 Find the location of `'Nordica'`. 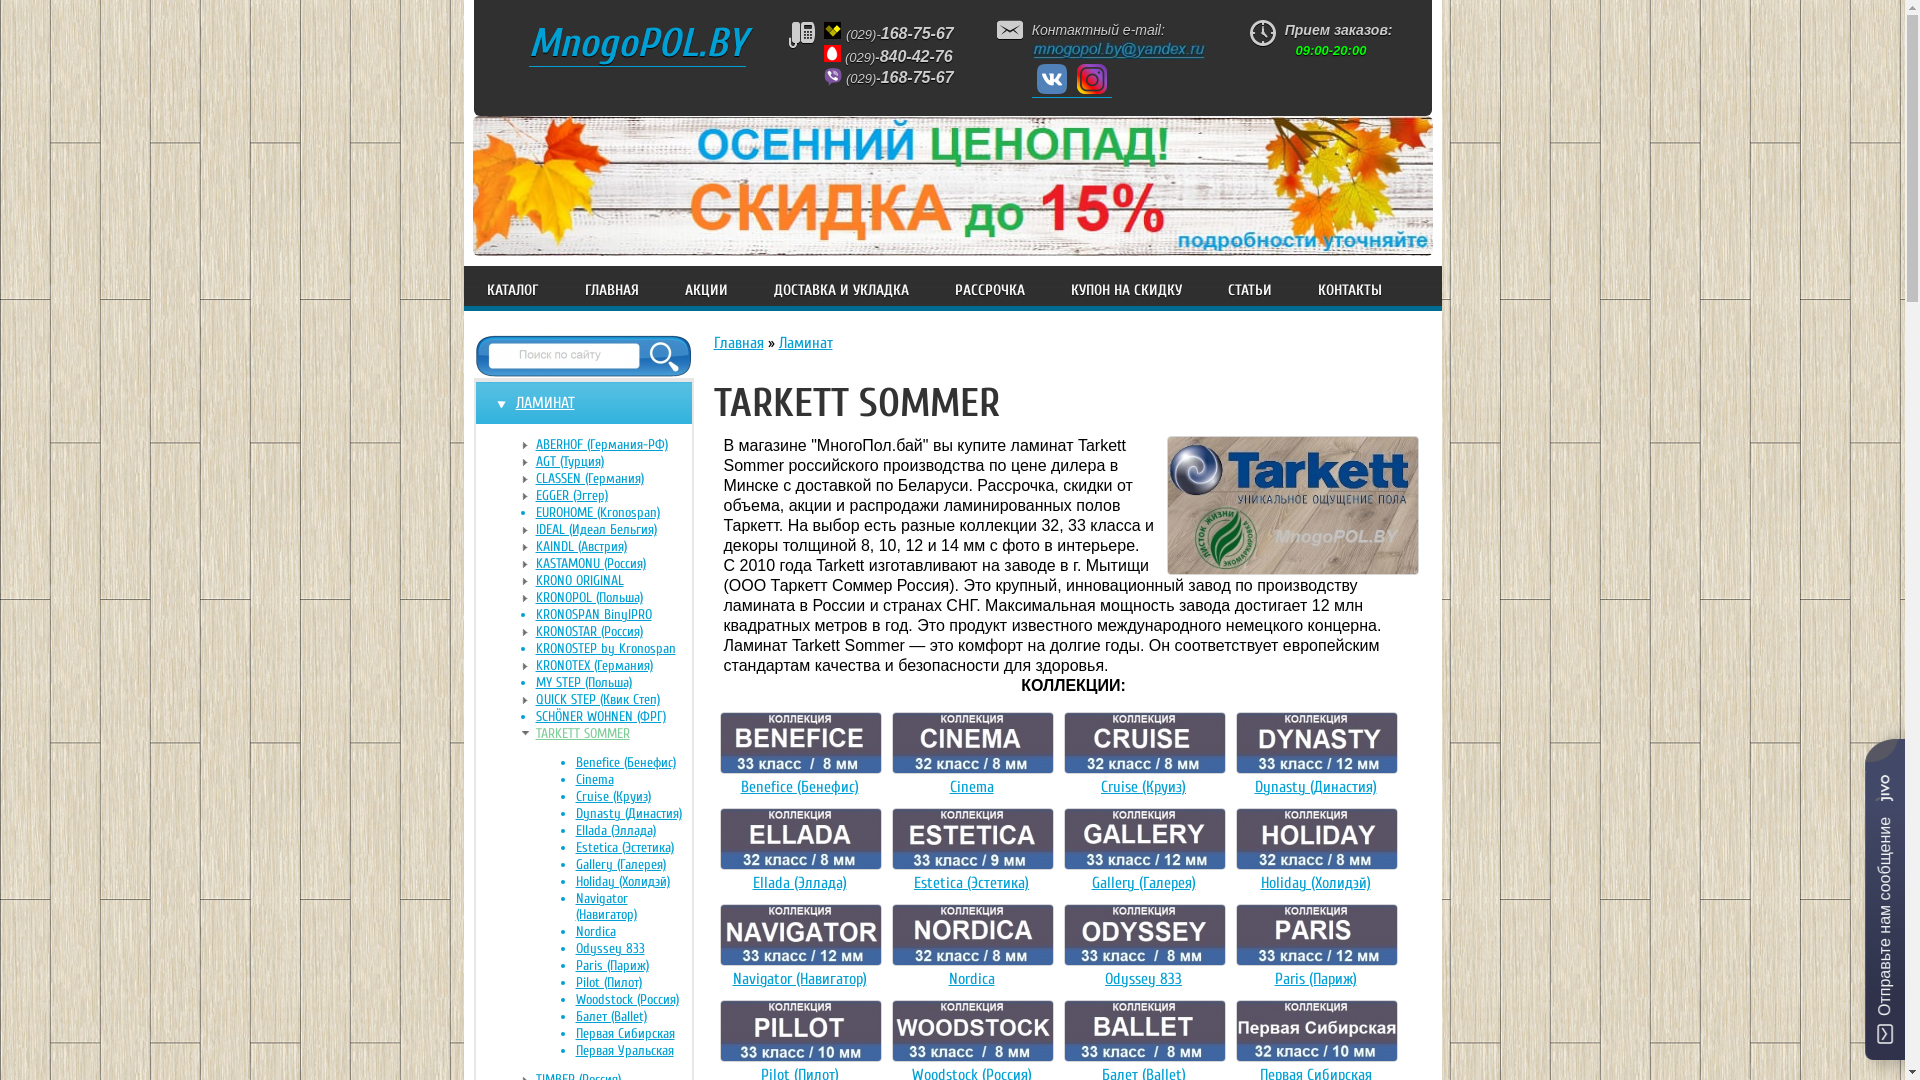

'Nordica' is located at coordinates (970, 978).